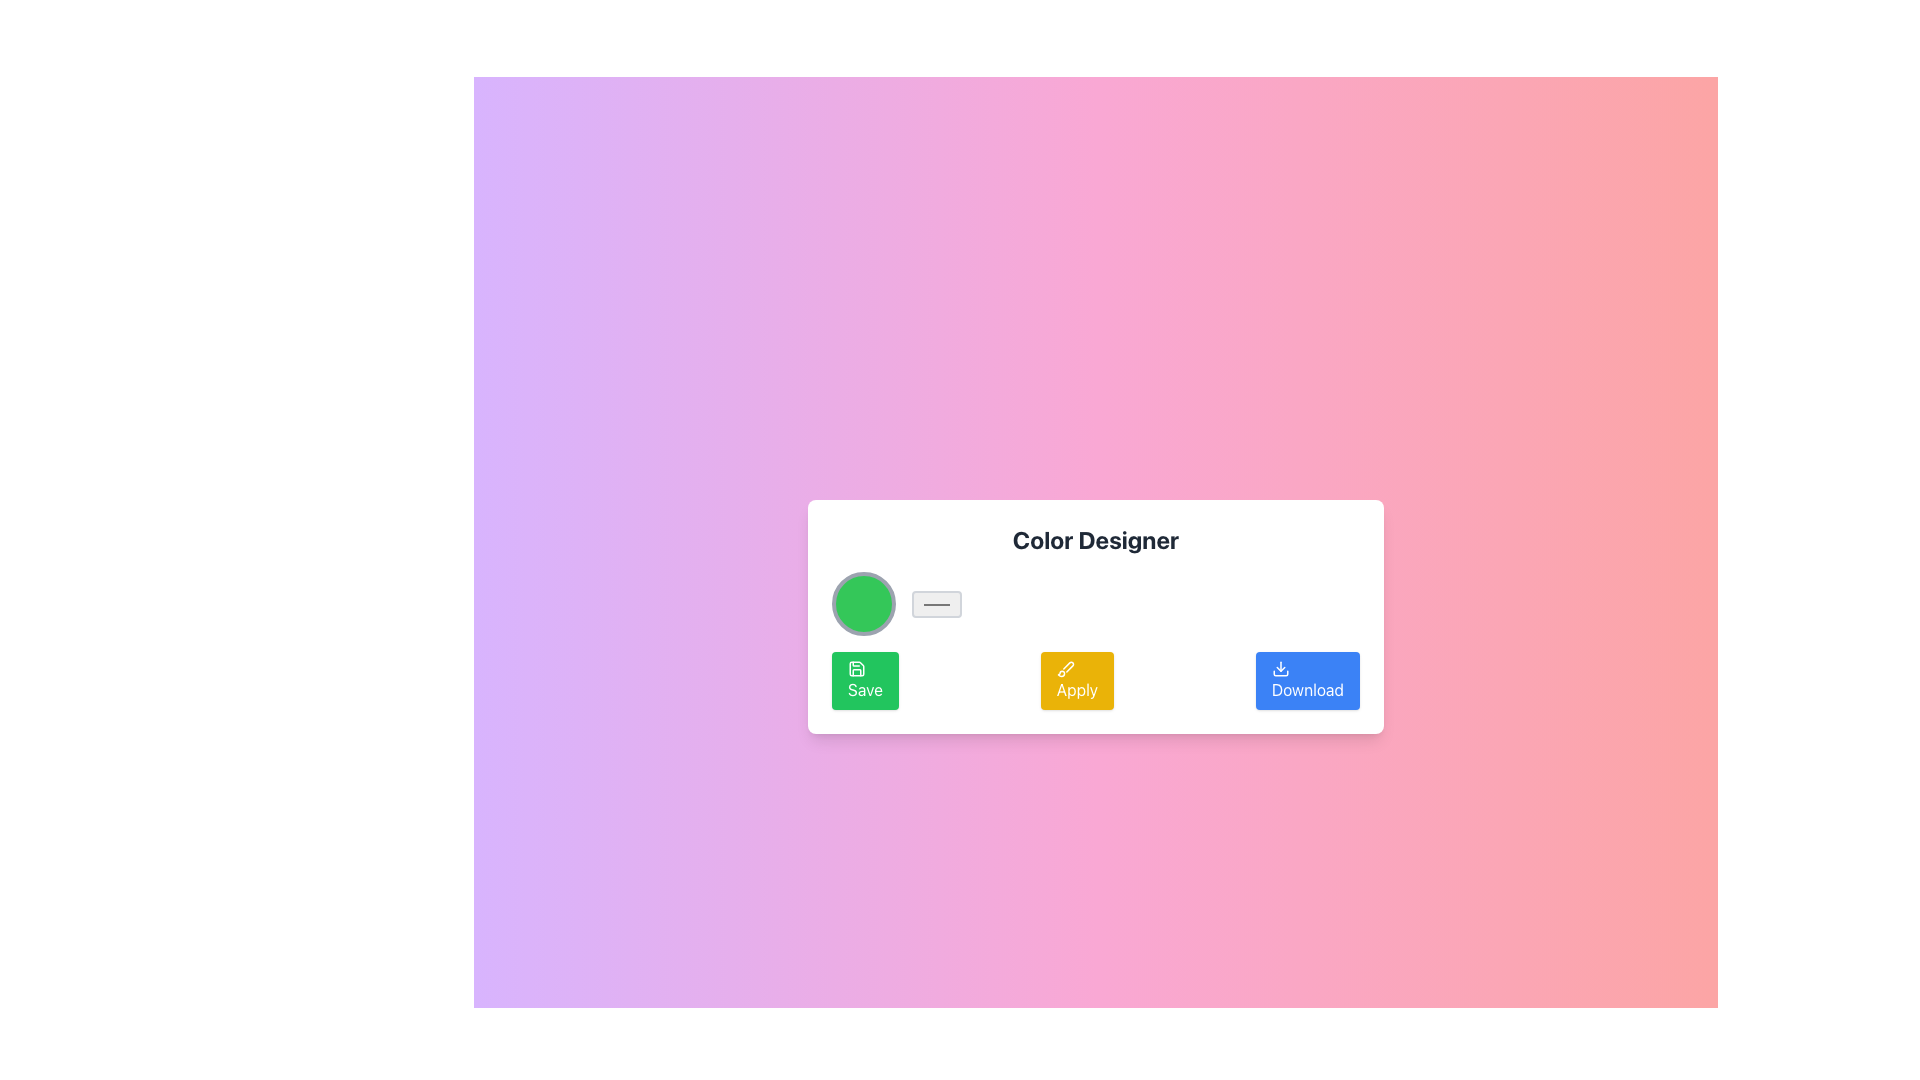 The image size is (1920, 1080). What do you see at coordinates (1094, 680) in the screenshot?
I see `the 'Apply' button, which has a yellow background and white text, located below the 'Color Designer' section` at bounding box center [1094, 680].